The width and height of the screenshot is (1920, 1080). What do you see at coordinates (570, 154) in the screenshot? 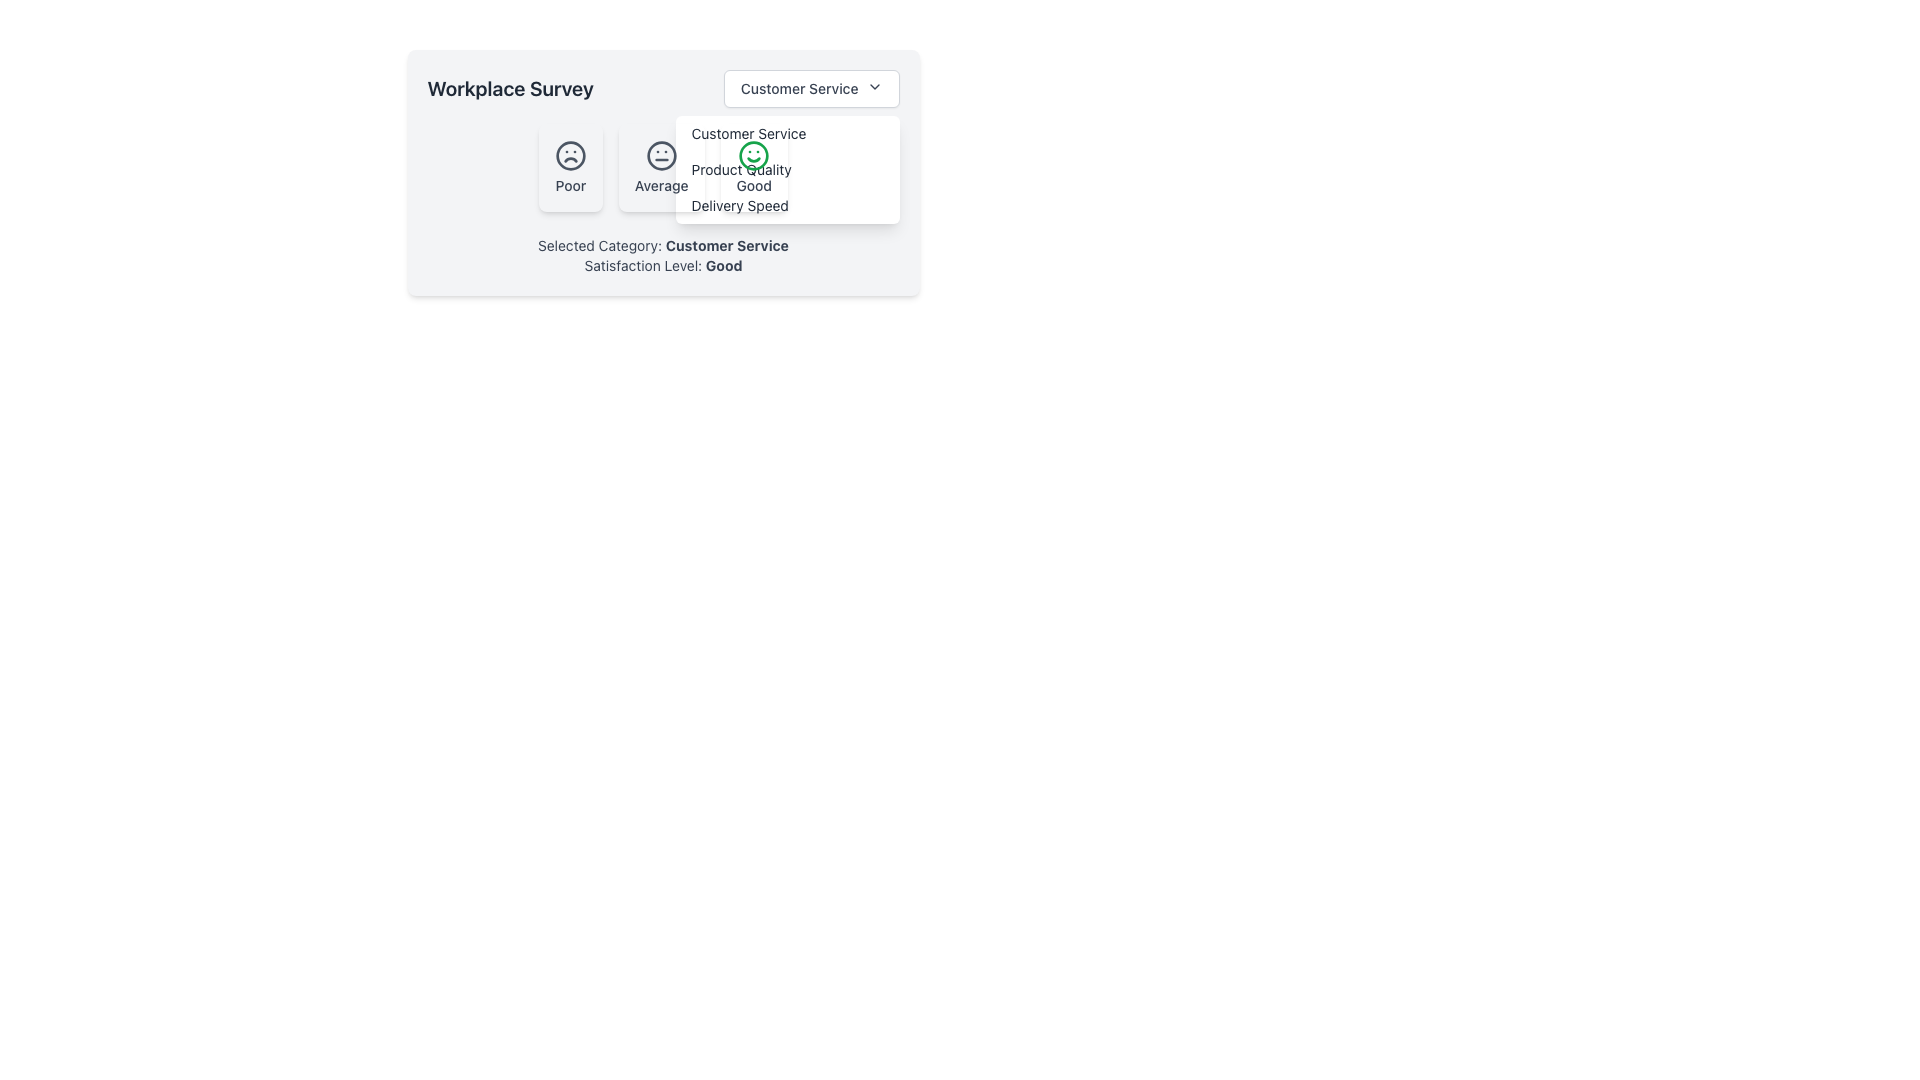
I see `the 'Poor' rating icon in the satisfaction survey` at bounding box center [570, 154].